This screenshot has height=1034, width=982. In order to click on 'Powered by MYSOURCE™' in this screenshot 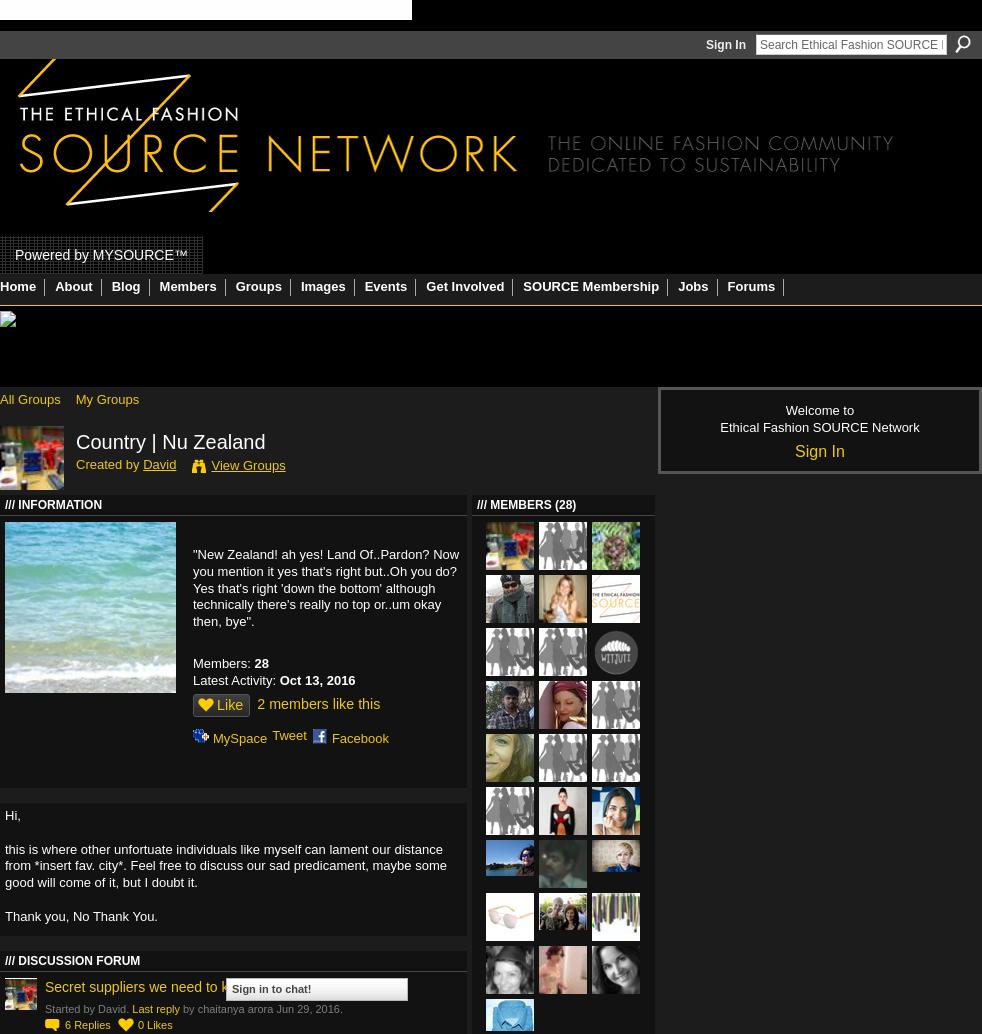, I will do `click(100, 253)`.